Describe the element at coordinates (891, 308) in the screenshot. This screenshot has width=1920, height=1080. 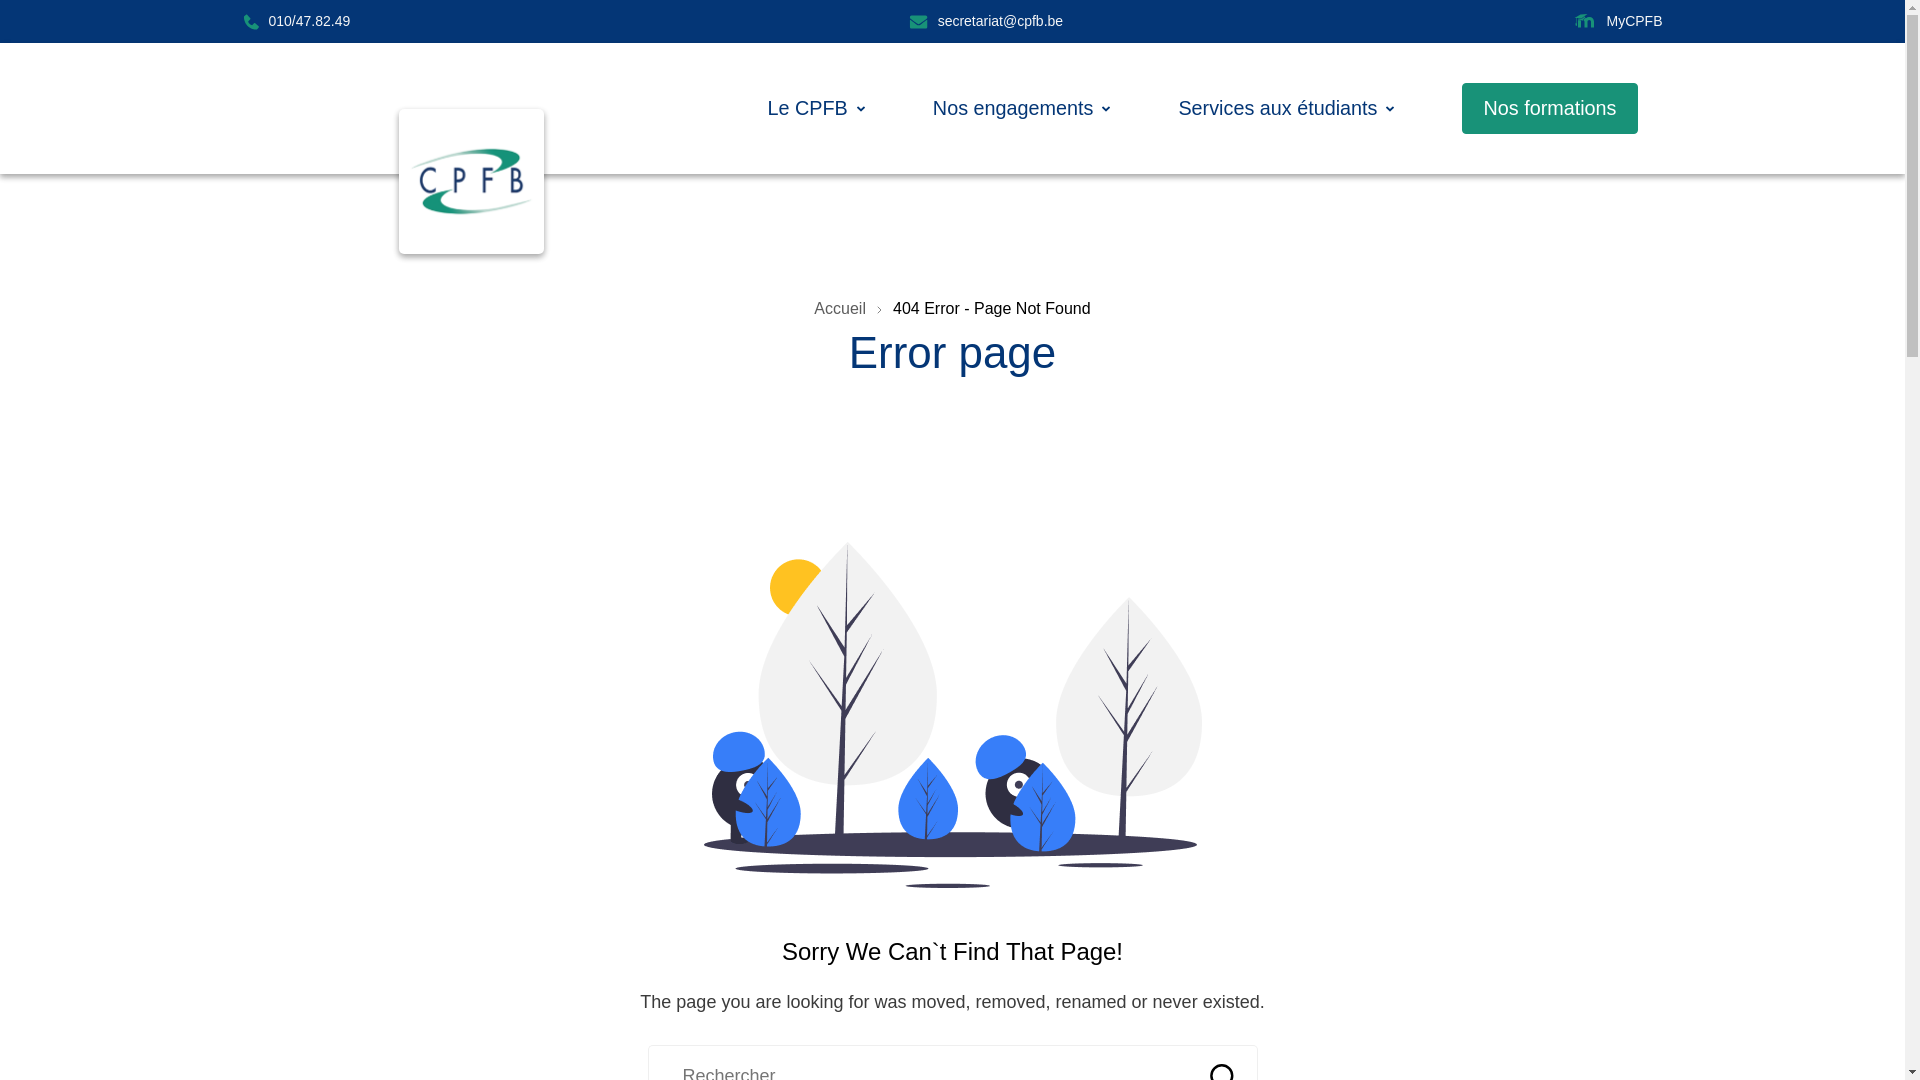
I see `'404 Error - Page Not Found'` at that location.